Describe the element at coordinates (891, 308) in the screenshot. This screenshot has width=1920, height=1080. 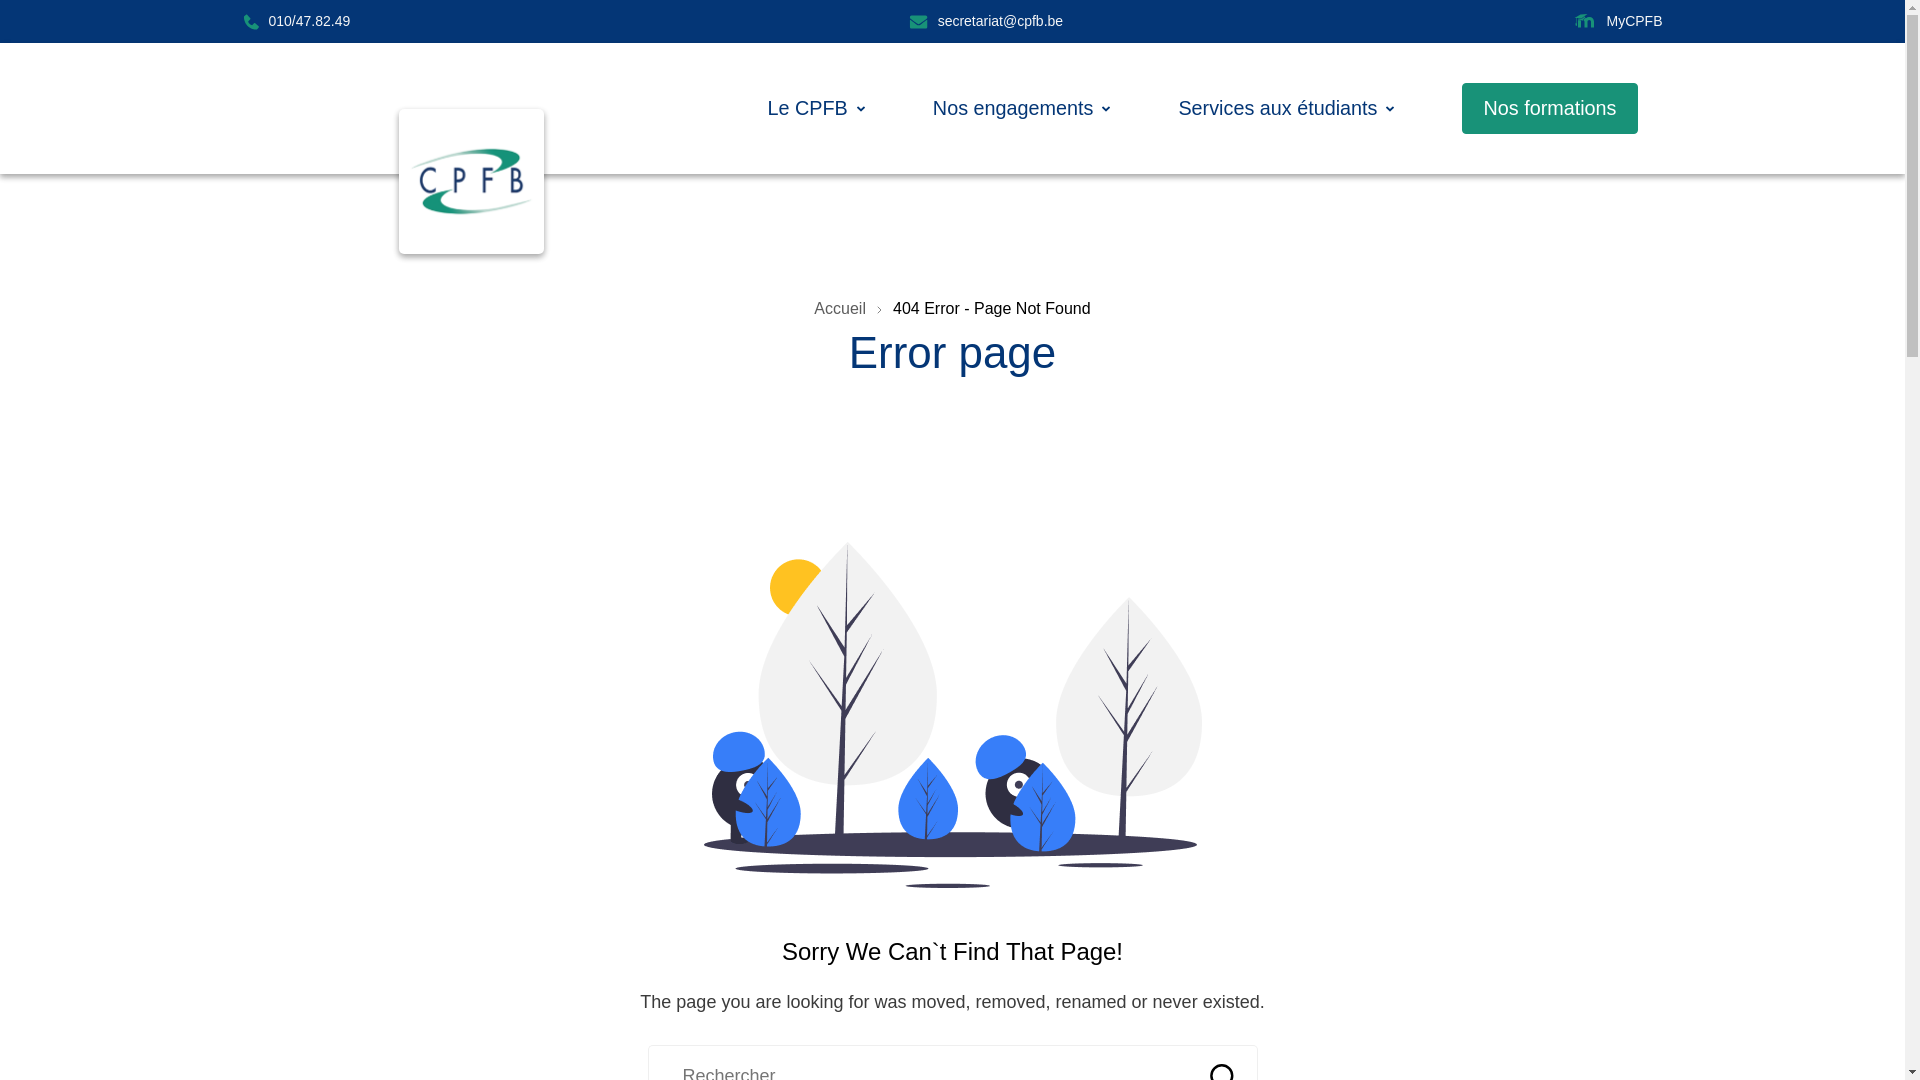
I see `'404 Error - Page Not Found'` at that location.